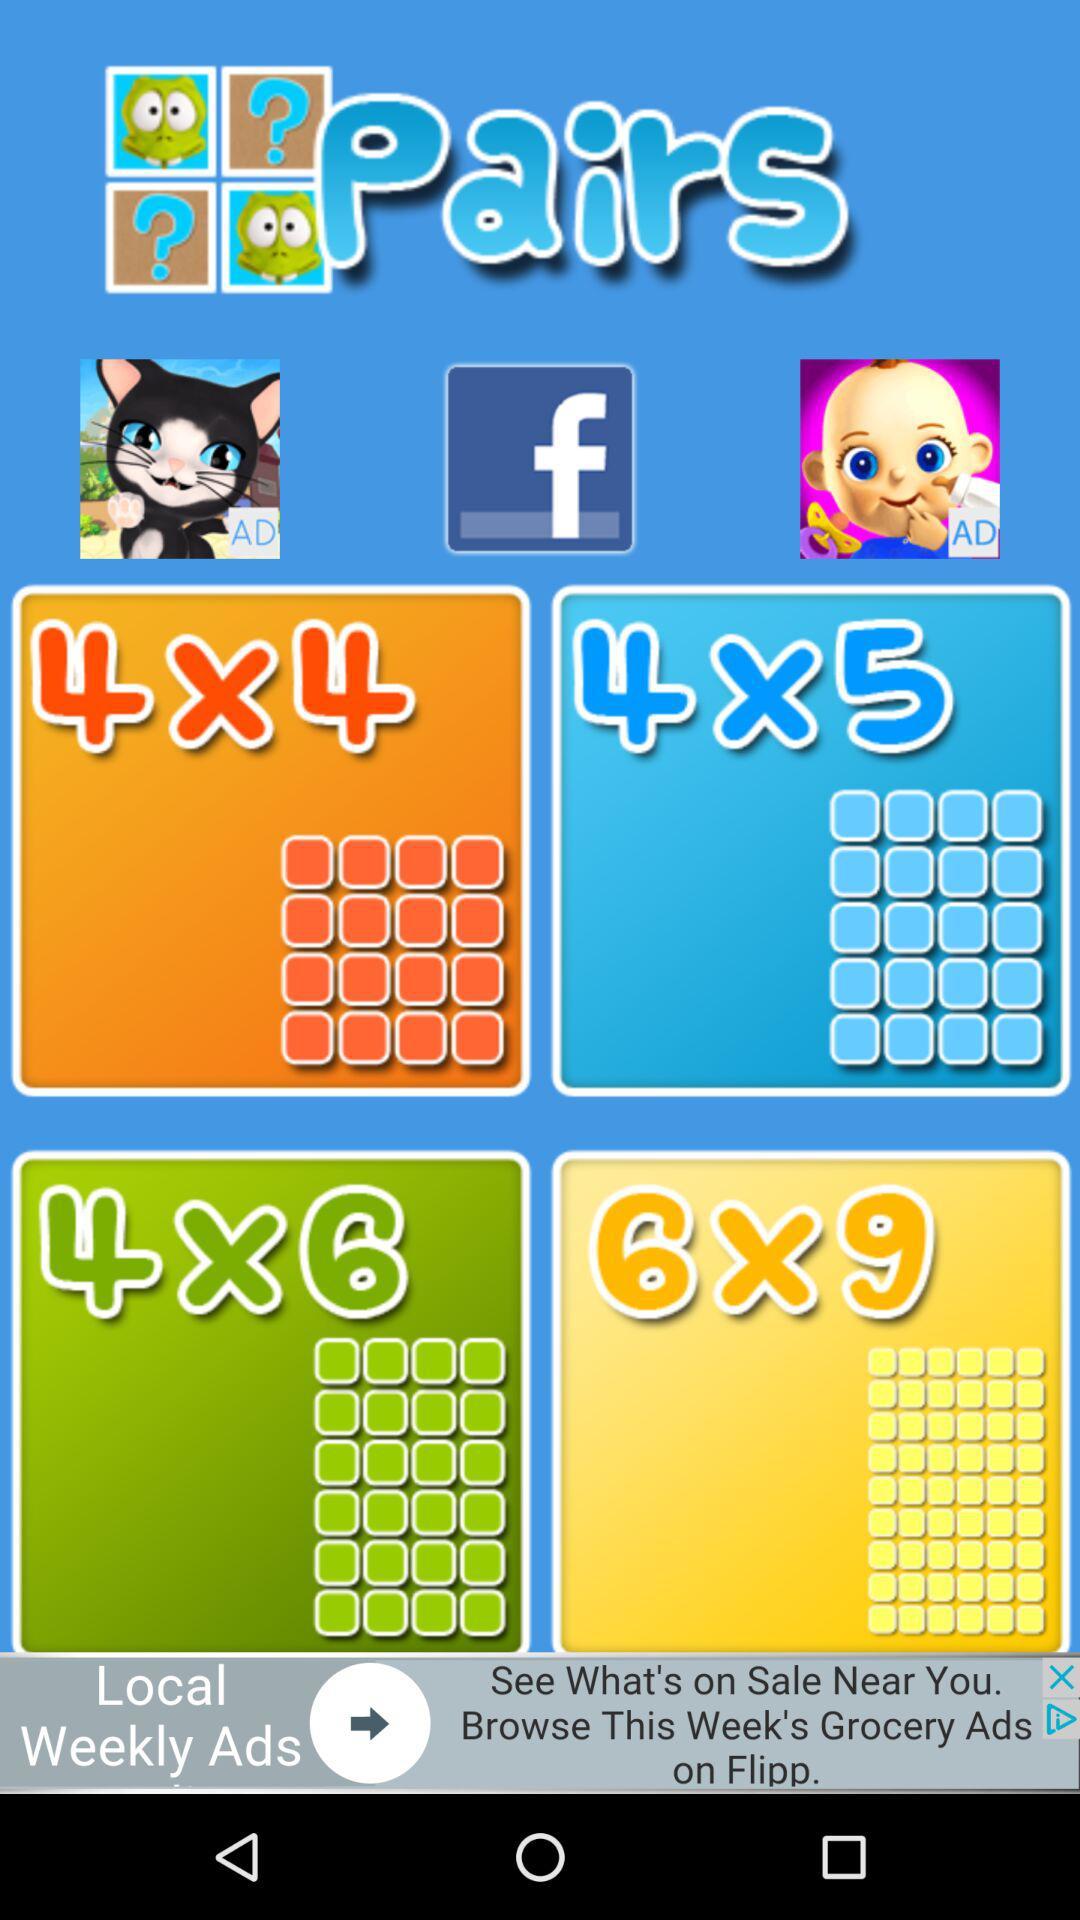  I want to click on adding in the maths, so click(810, 841).